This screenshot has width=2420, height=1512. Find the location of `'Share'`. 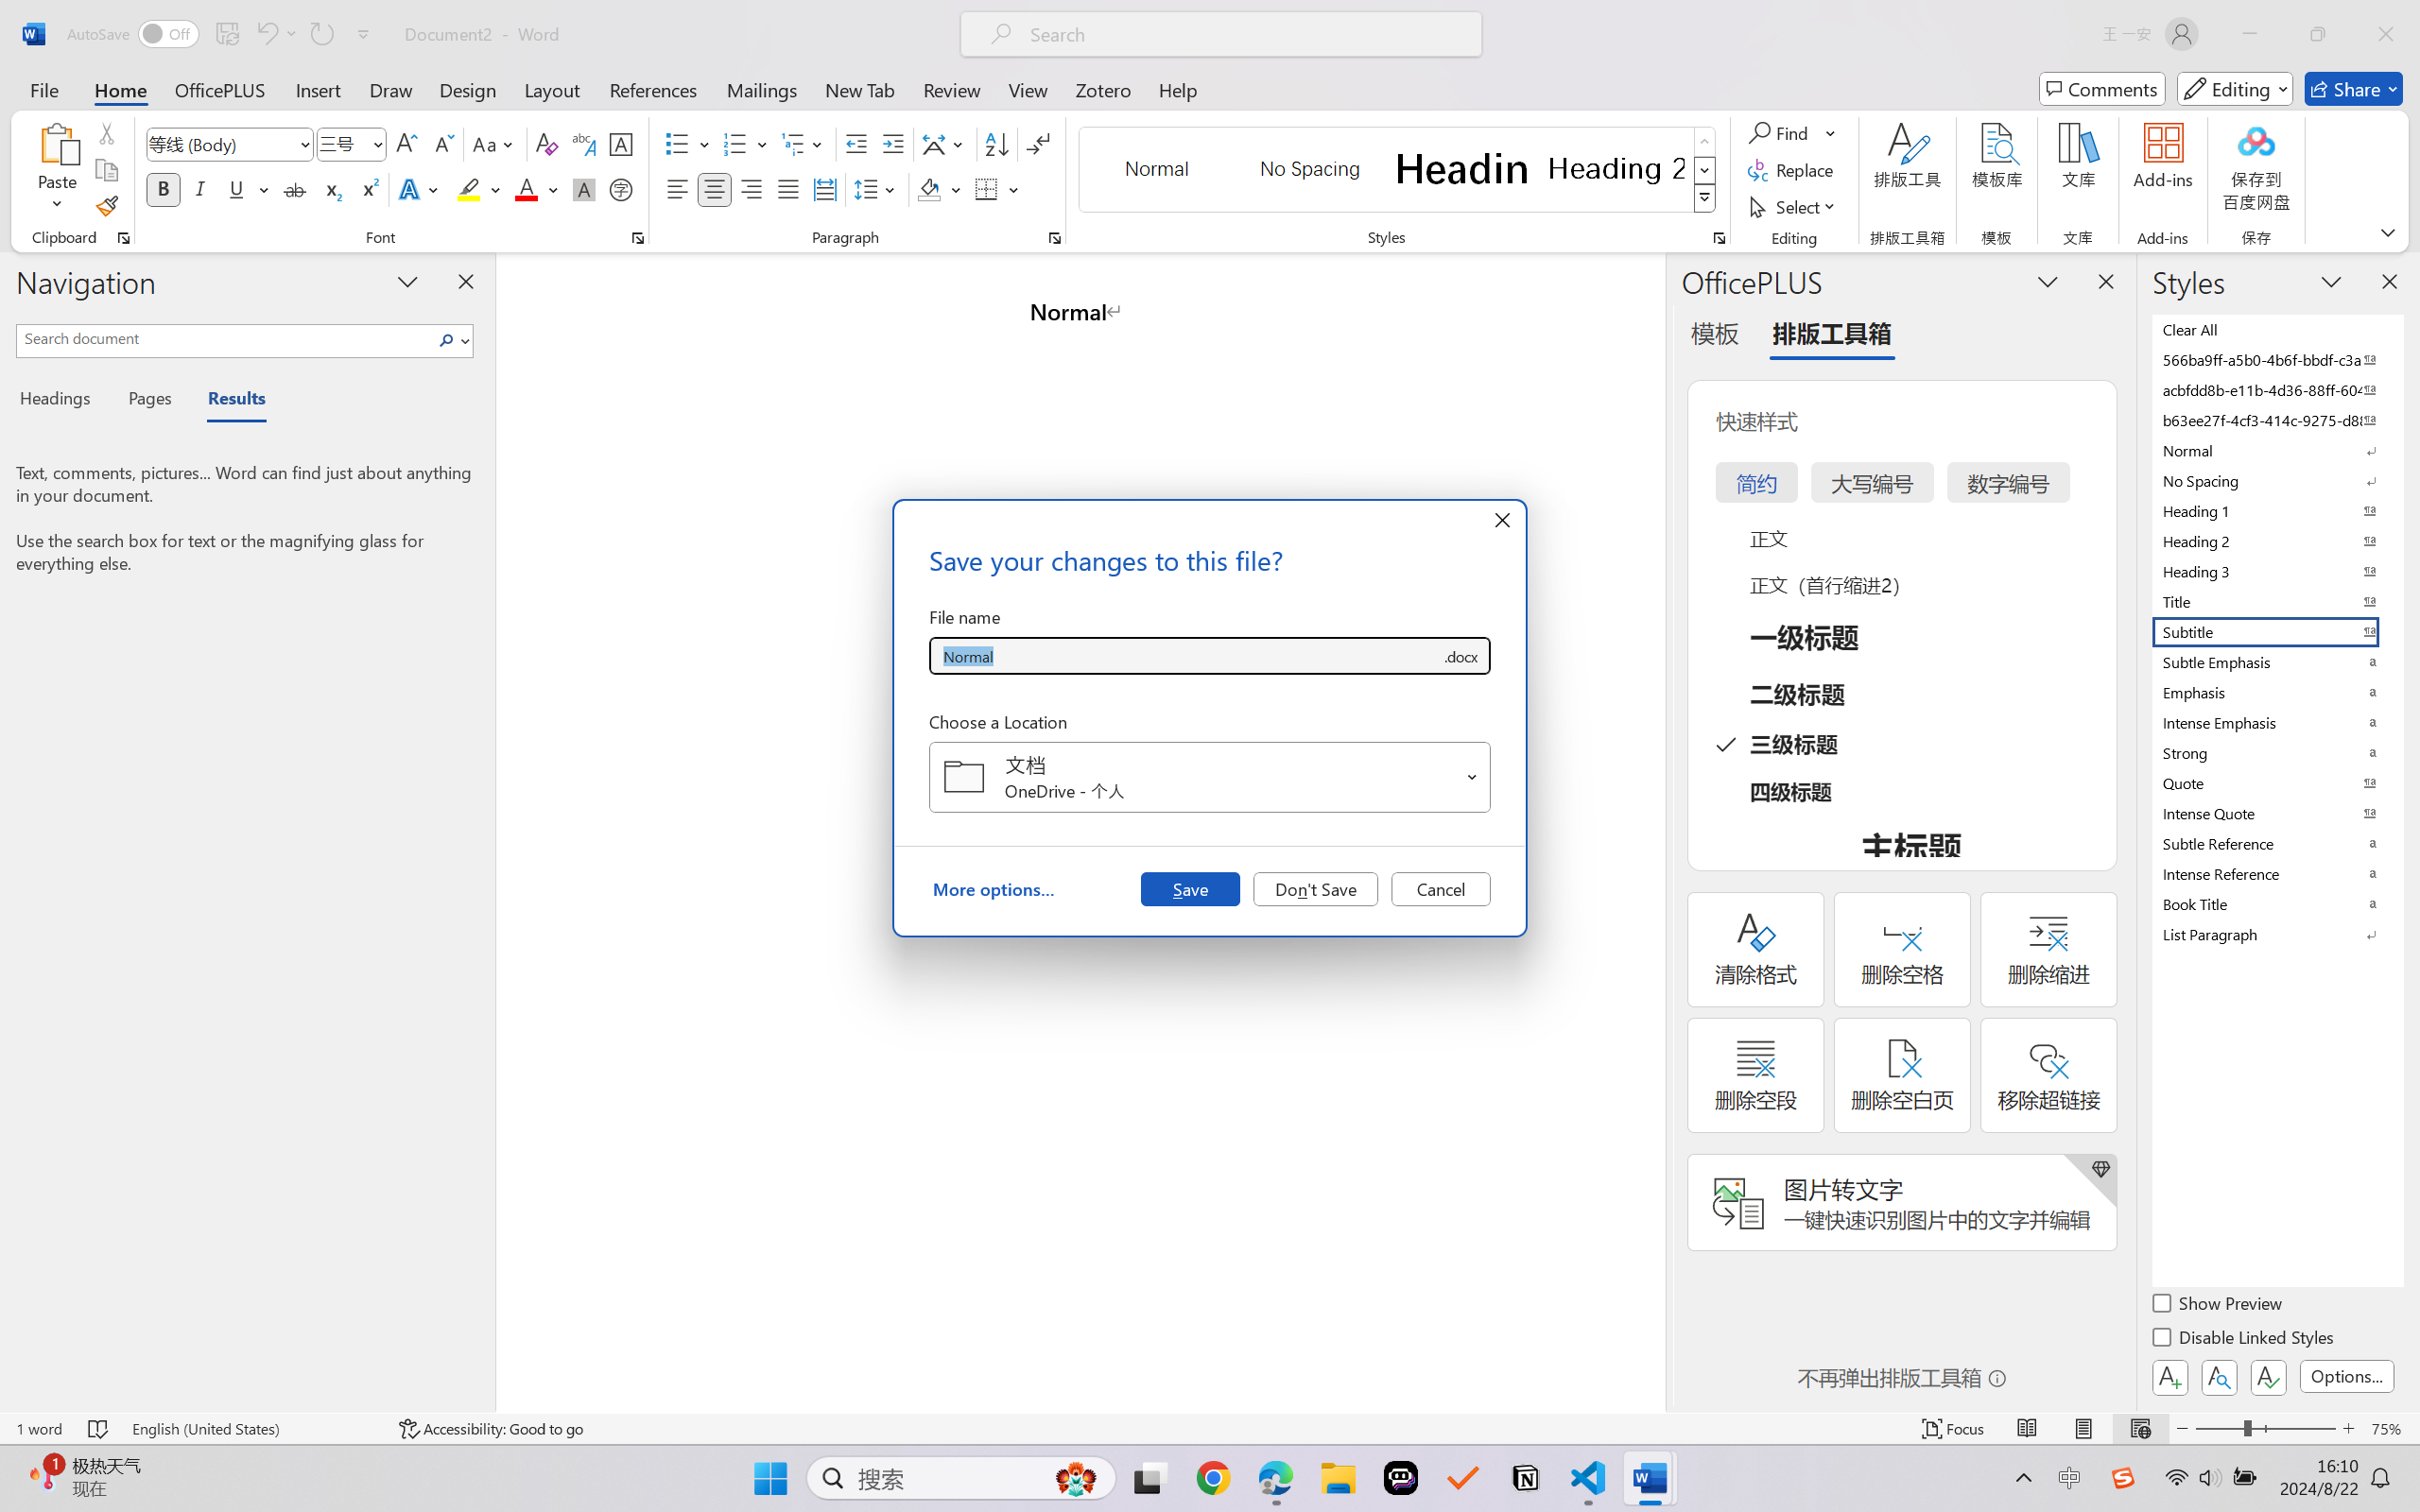

'Share' is located at coordinates (2352, 88).